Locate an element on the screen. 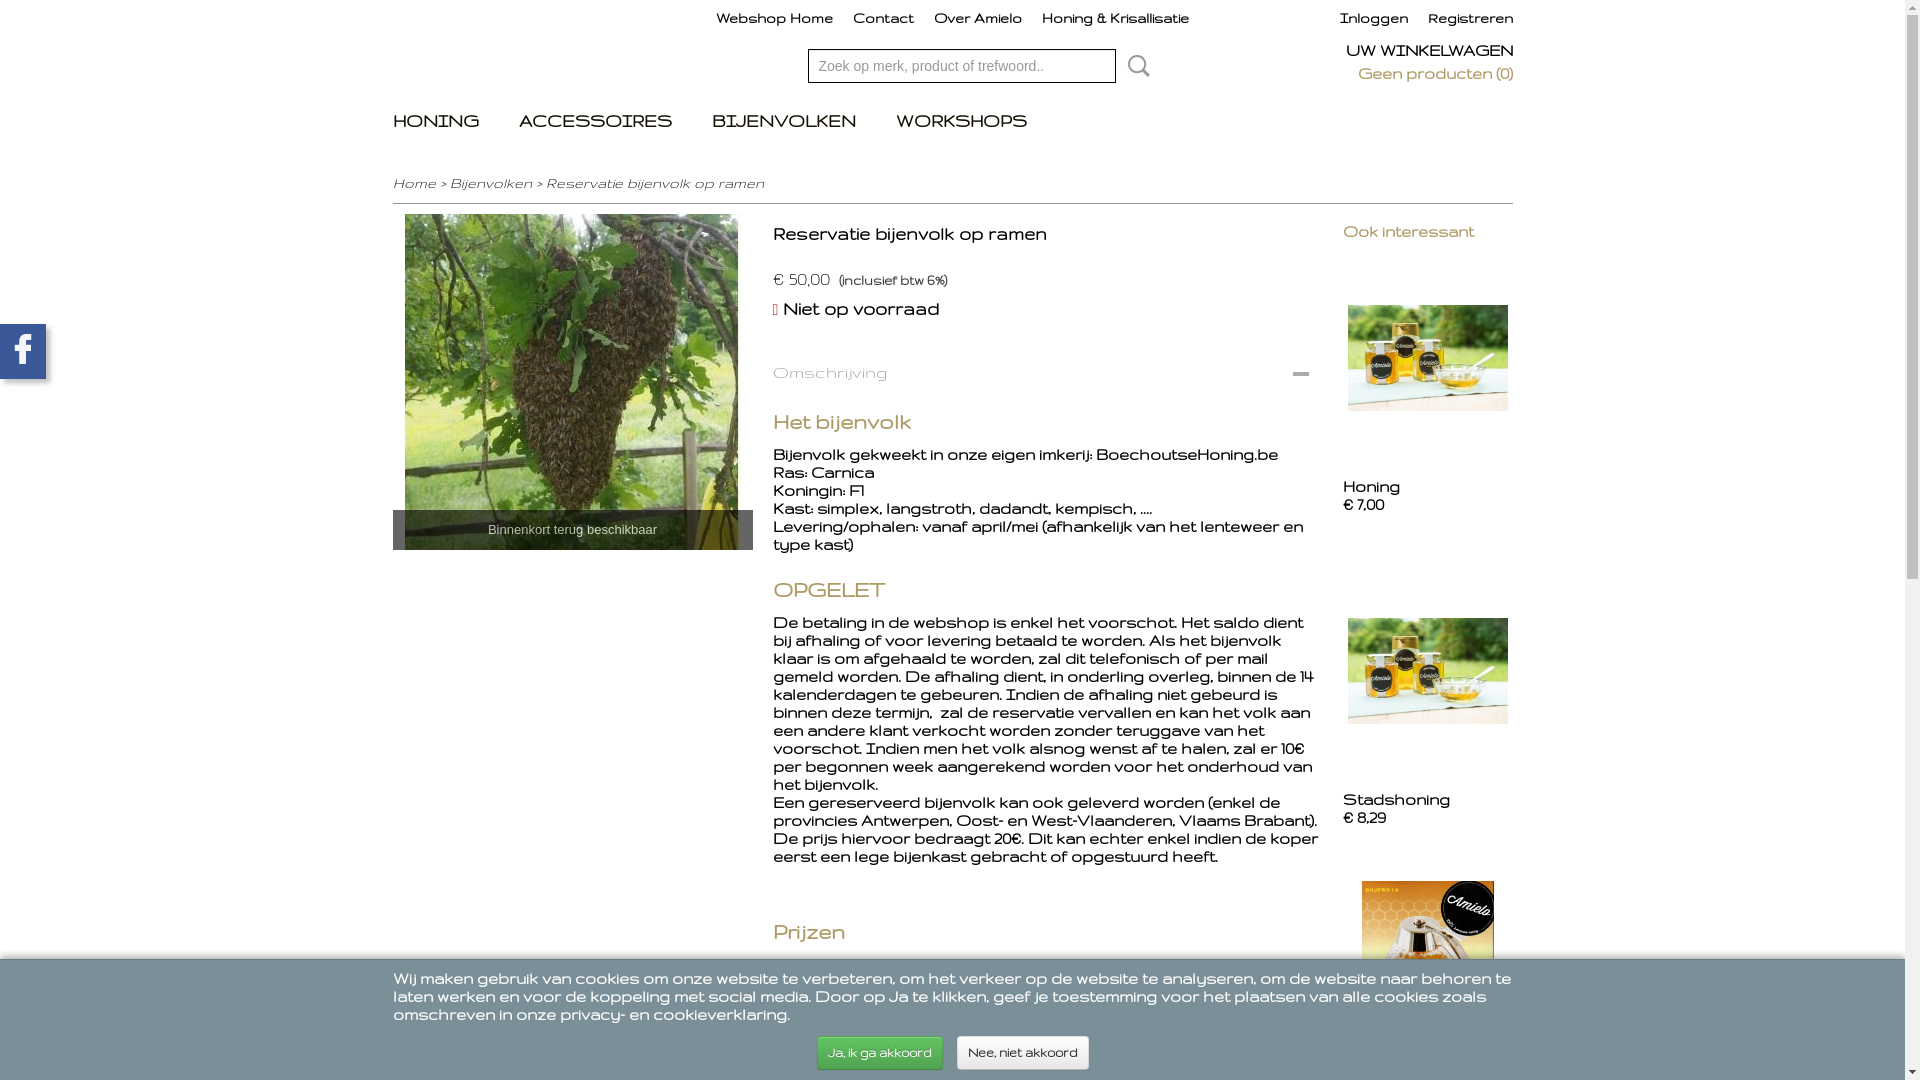  'Zoeken' is located at coordinates (1134, 64).